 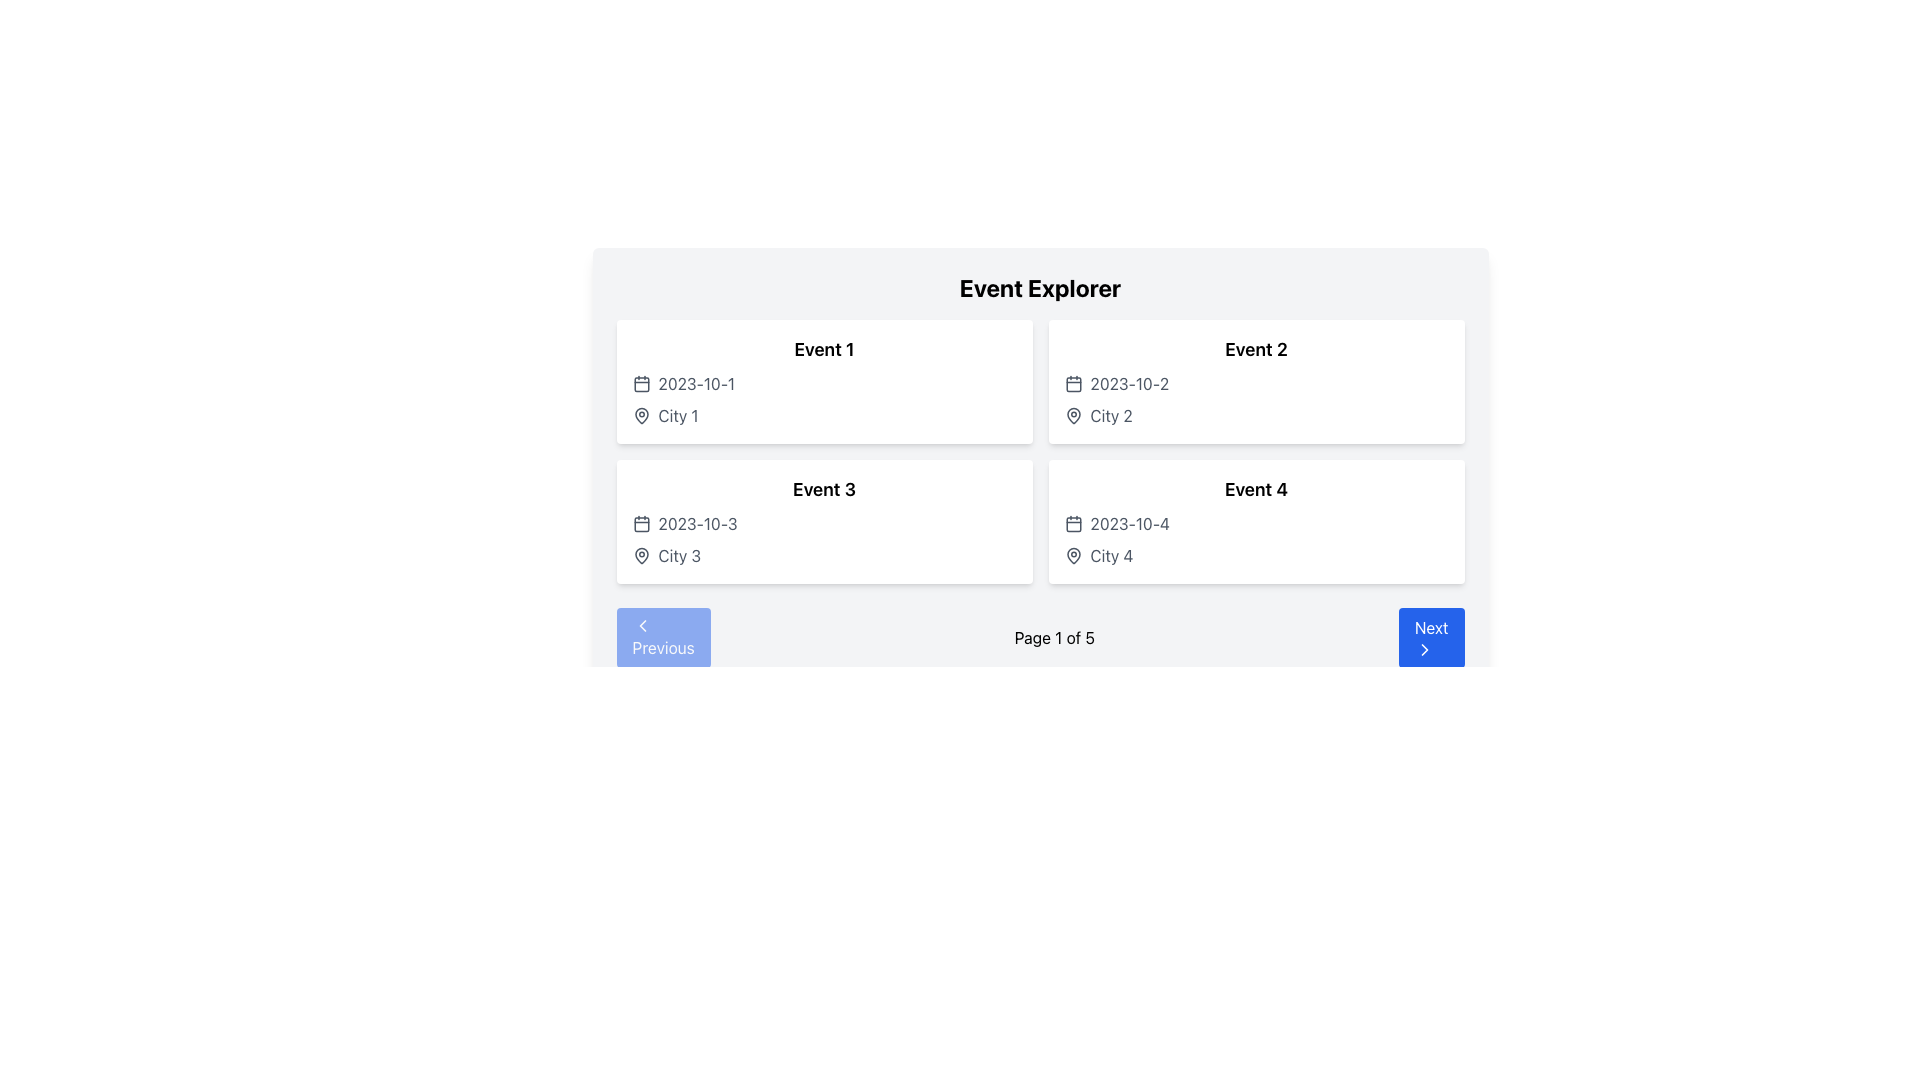 I want to click on the 'Next' button that contains a right-pointing chevron icon, which is visually represented by a clean, minimalist stroke outline, so click(x=1423, y=650).